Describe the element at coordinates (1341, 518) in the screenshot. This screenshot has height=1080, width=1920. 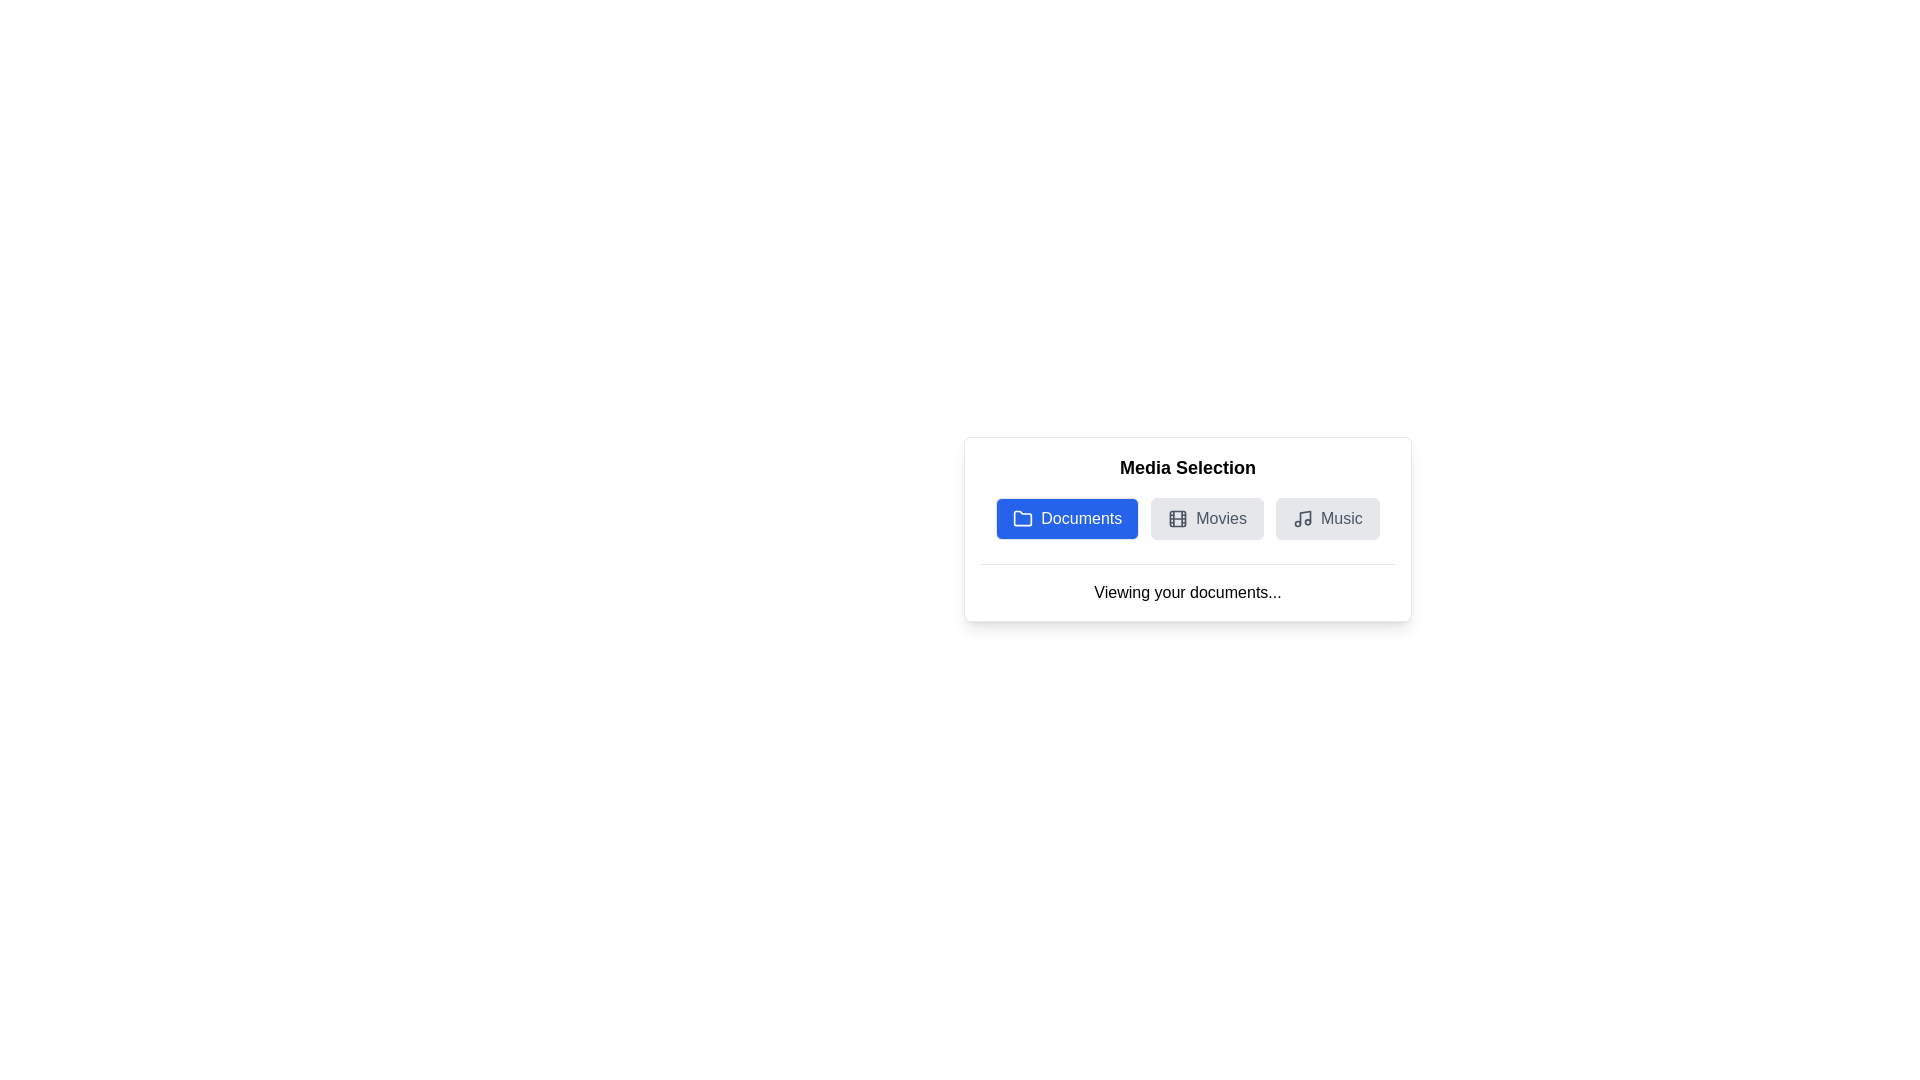
I see `the 'Music' text label within the rounded gray rectangular button, which is the rightmost media selection option` at that location.